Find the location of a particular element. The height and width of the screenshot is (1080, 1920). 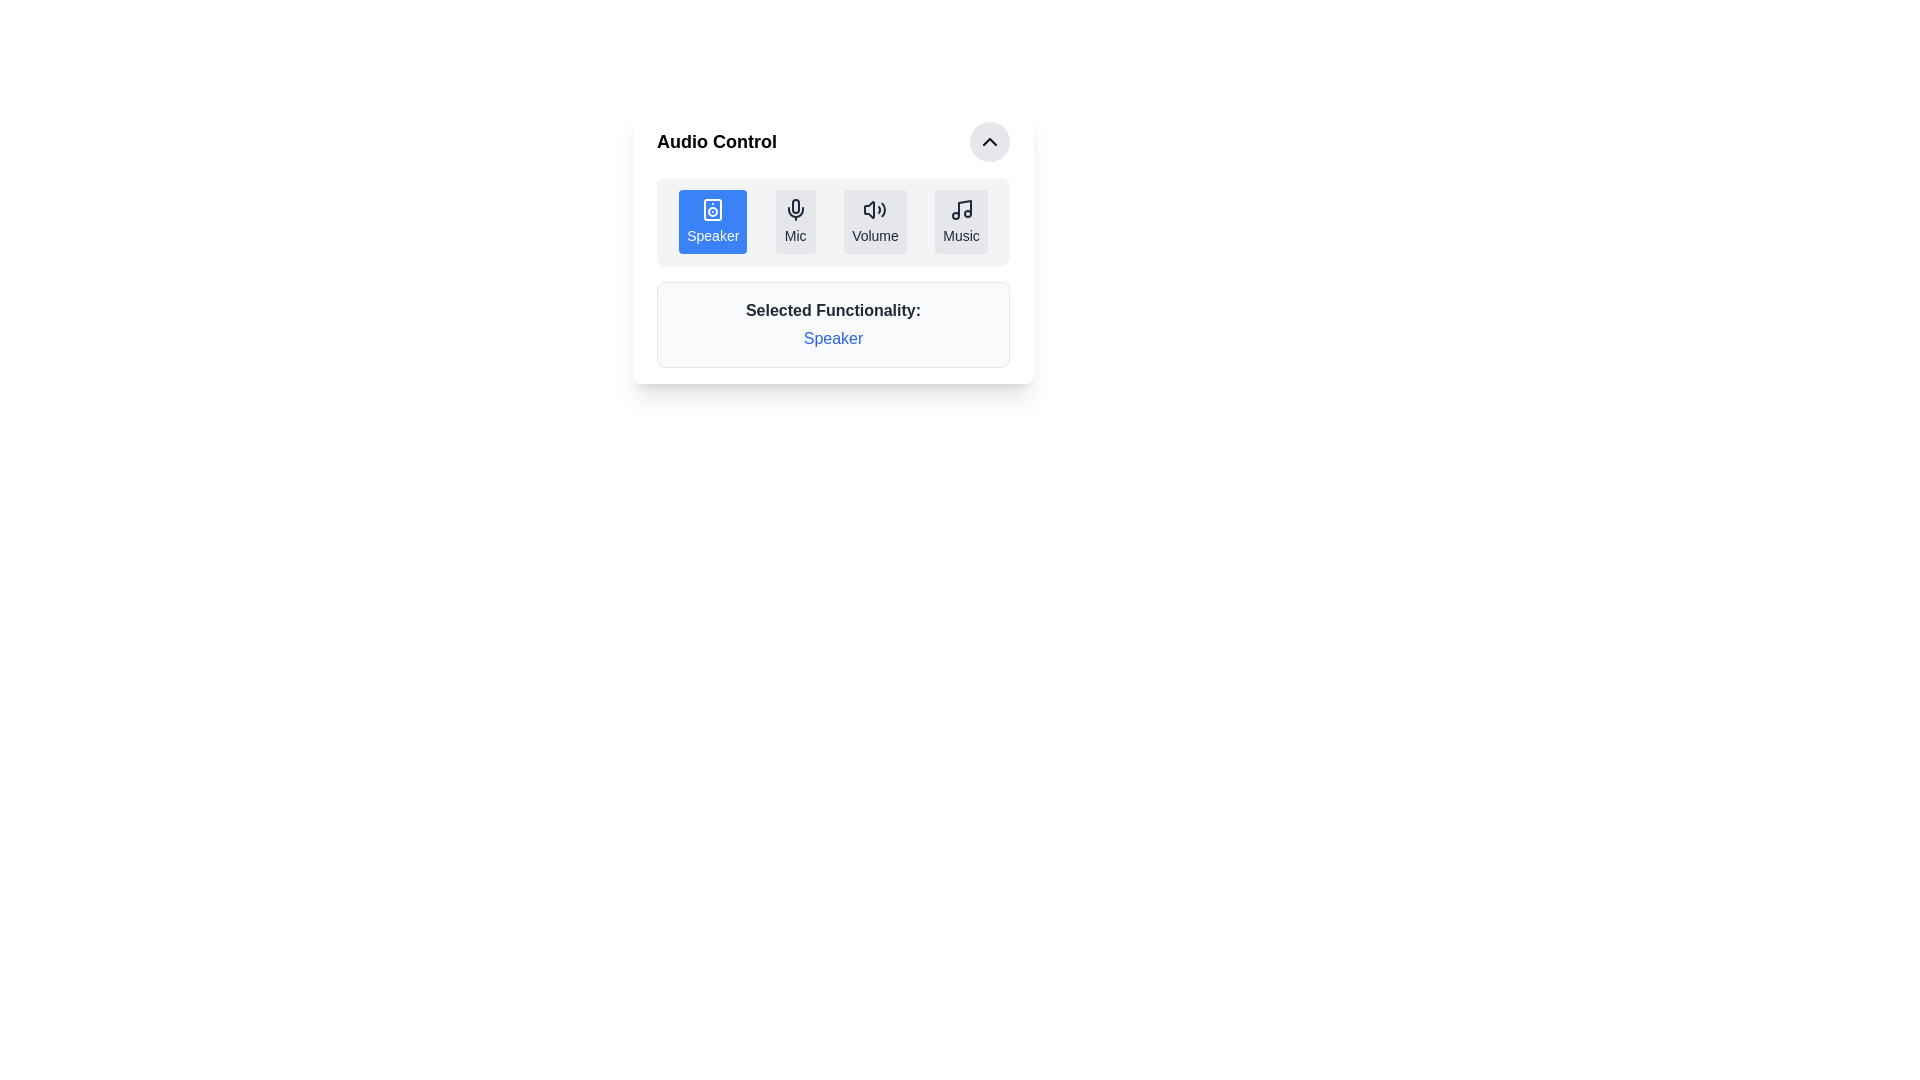

the 'Volume' button is located at coordinates (875, 222).